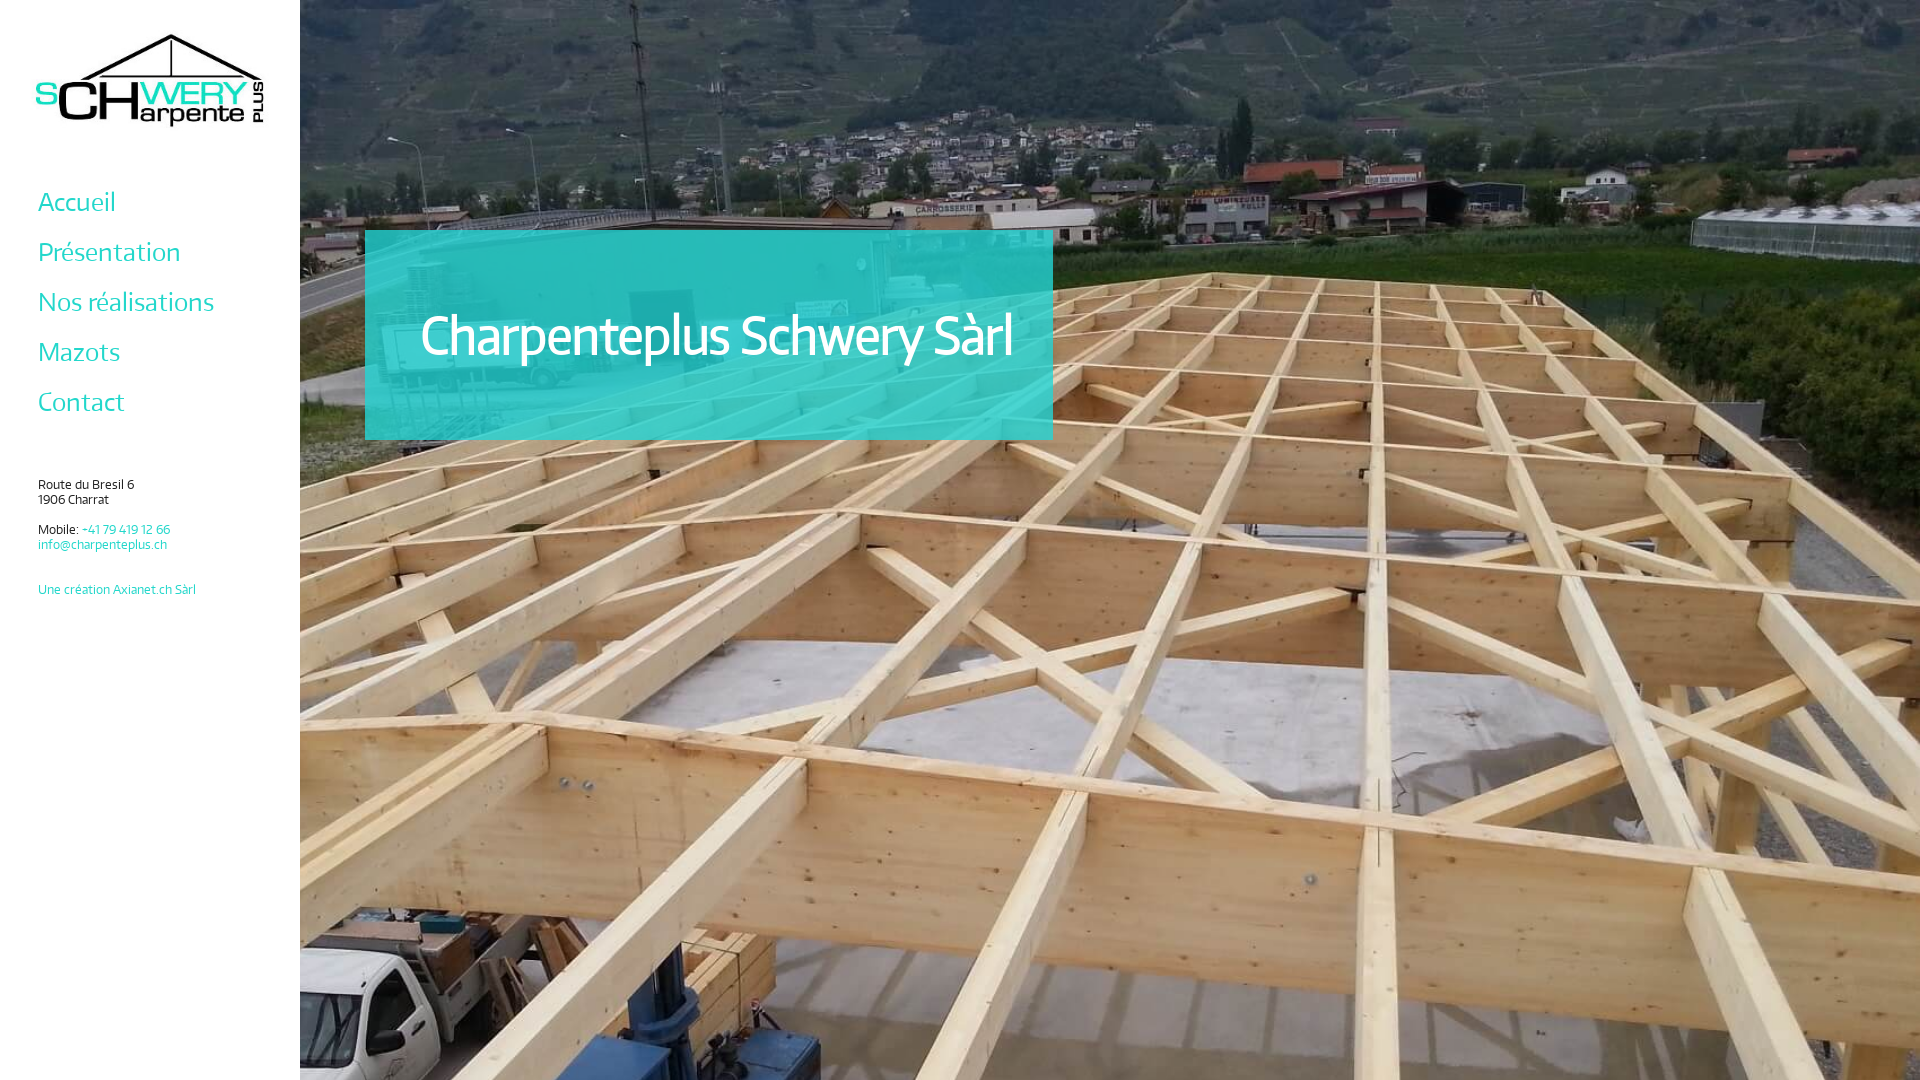 The image size is (1920, 1080). What do you see at coordinates (101, 544) in the screenshot?
I see `'info@charpenteplus.ch'` at bounding box center [101, 544].